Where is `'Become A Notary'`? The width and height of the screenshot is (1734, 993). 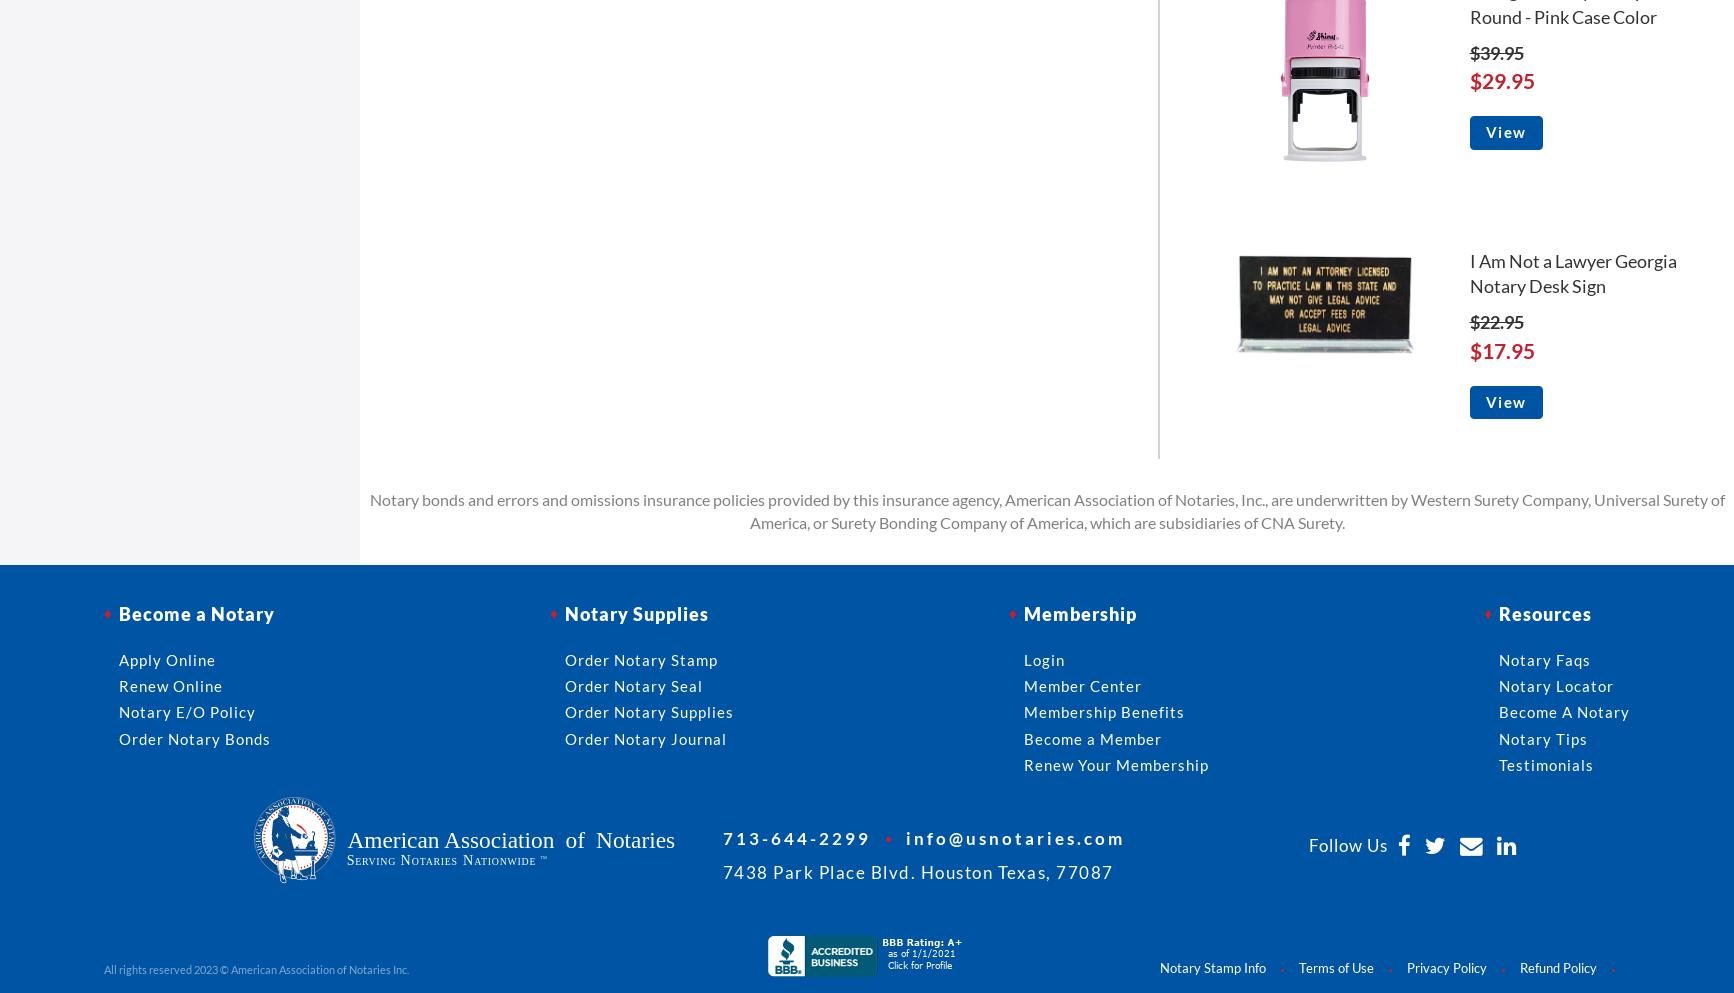 'Become A Notary' is located at coordinates (1563, 710).